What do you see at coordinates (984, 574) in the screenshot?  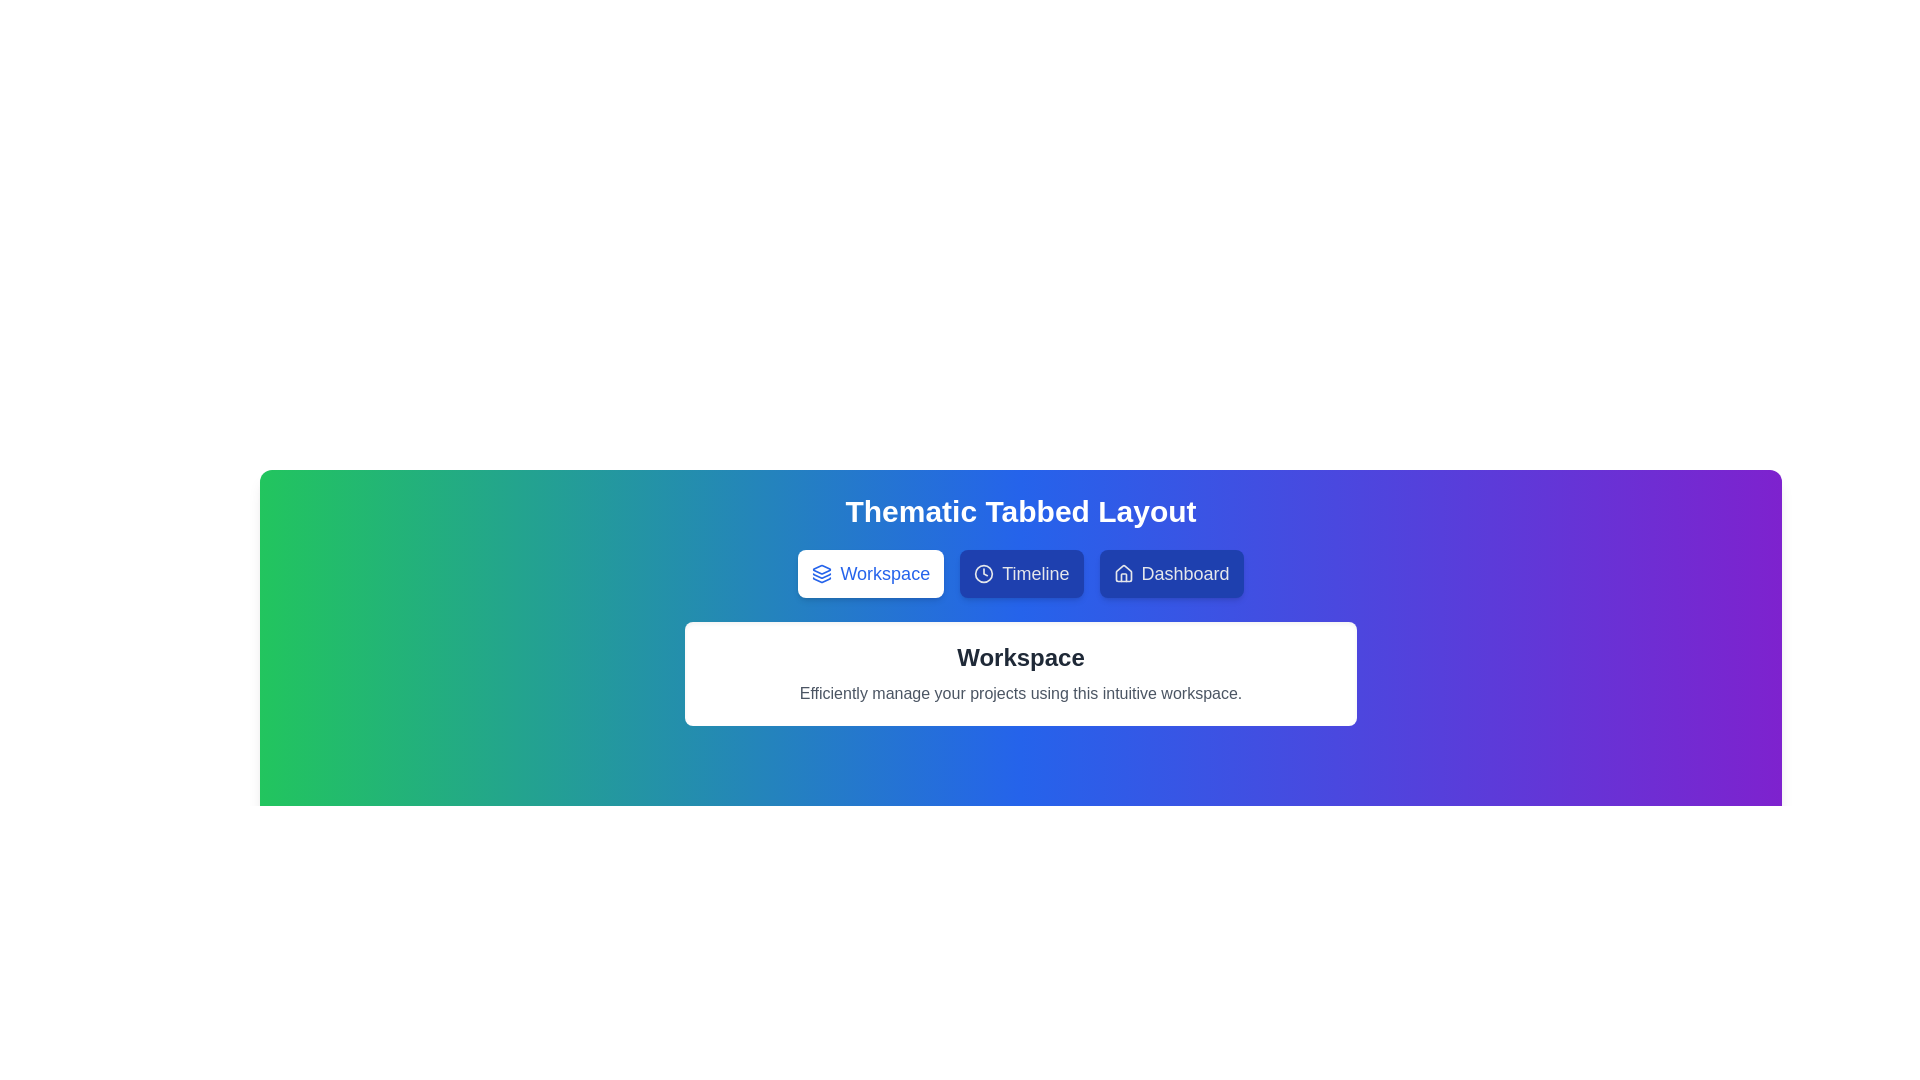 I see `the SVG Circle that represents the base of the clock icon within the Timeline button in the navigation bar` at bounding box center [984, 574].